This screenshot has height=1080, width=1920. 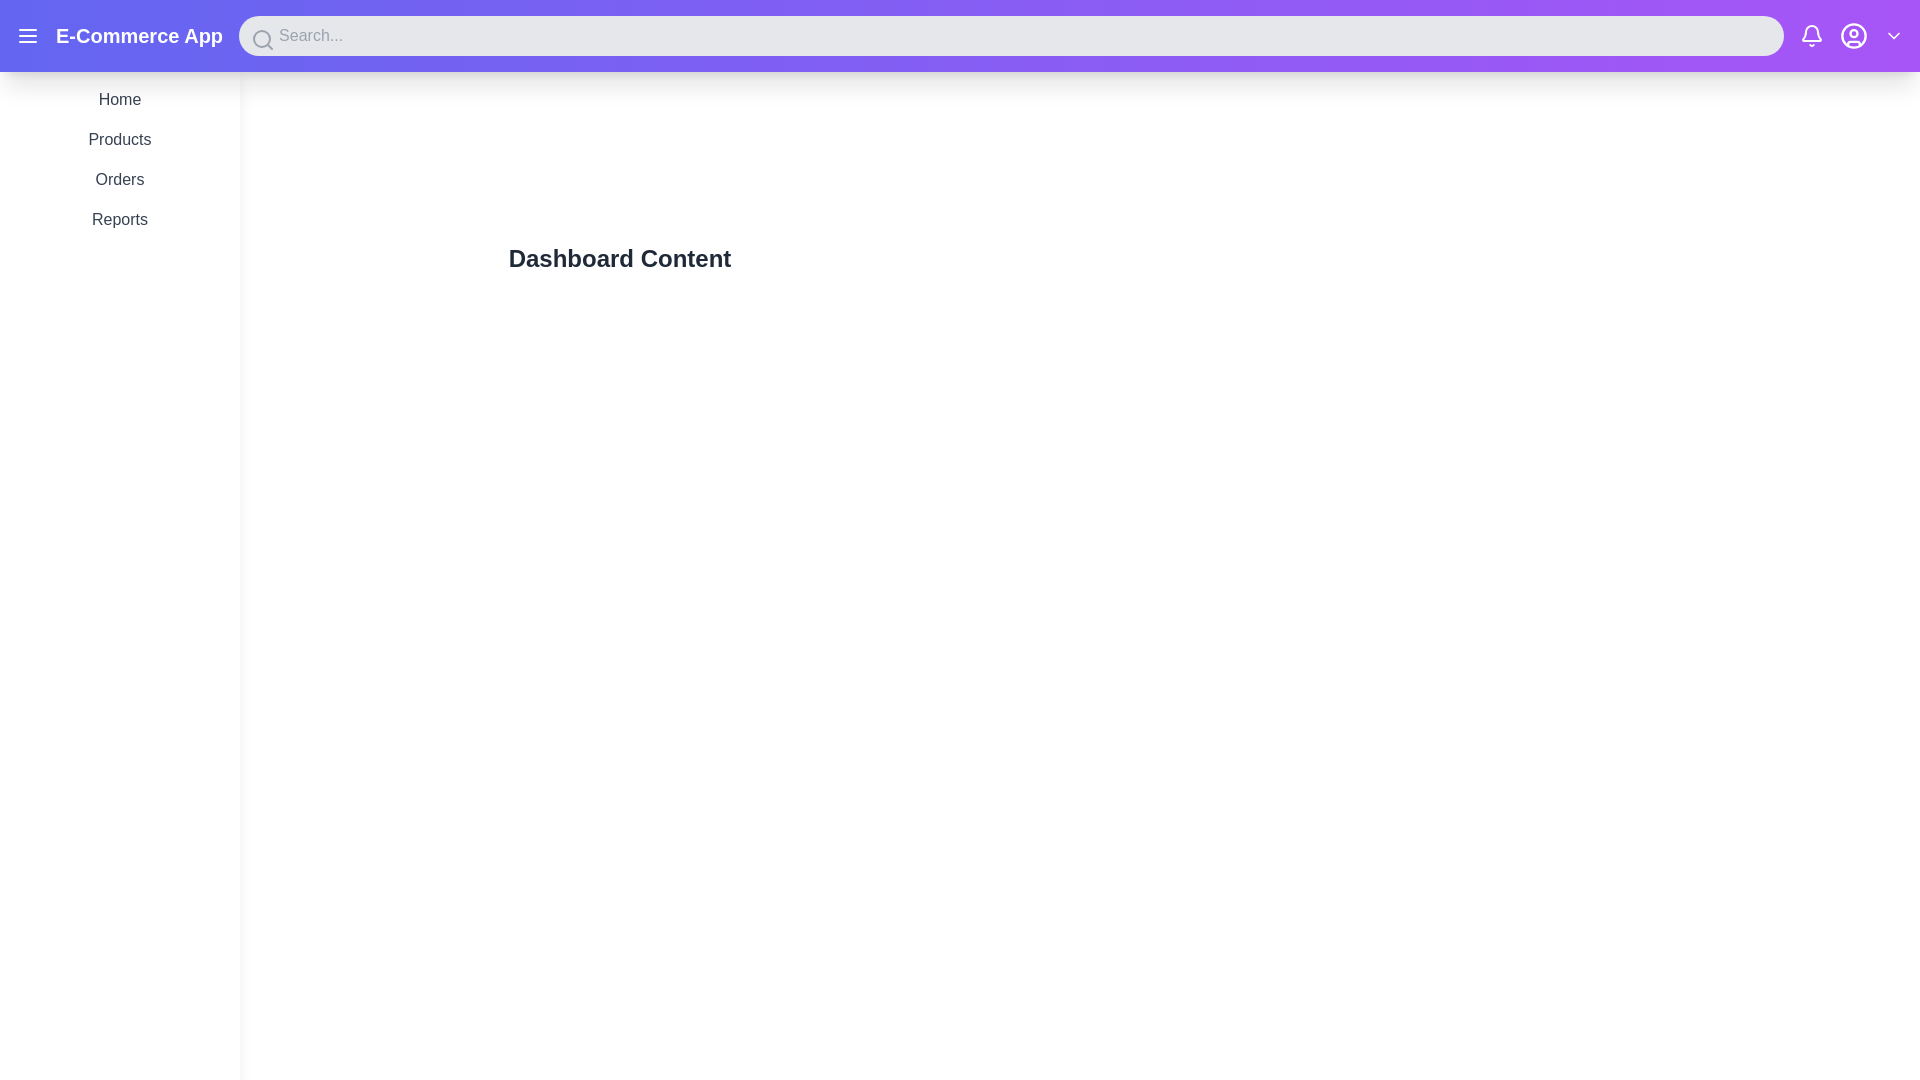 What do you see at coordinates (1811, 35) in the screenshot?
I see `the notification indicator icon (Bell) located at the top right-hand side of the header bar` at bounding box center [1811, 35].